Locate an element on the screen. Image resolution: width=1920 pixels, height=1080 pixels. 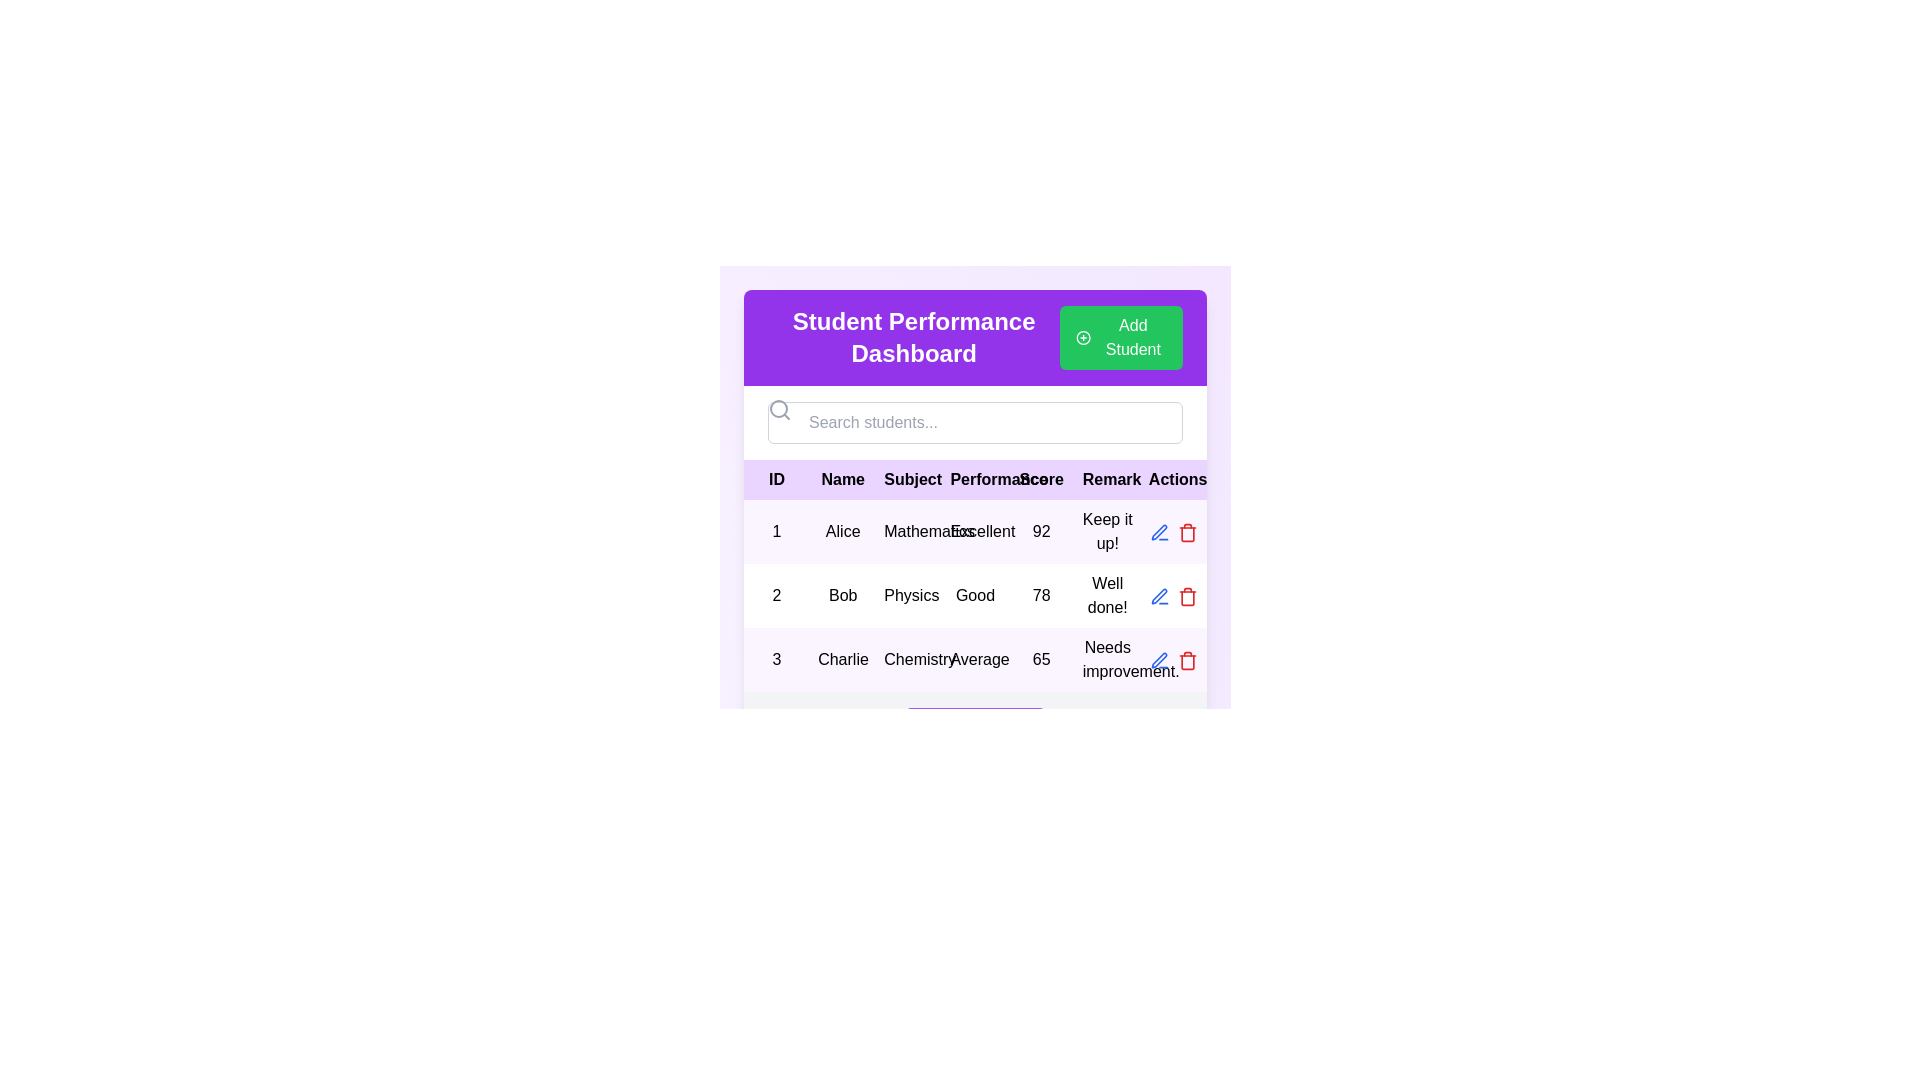
the static text displaying the subject name 'Chemistry' located in the third row of the student performance dashboard under the 'Subject' column is located at coordinates (908, 659).